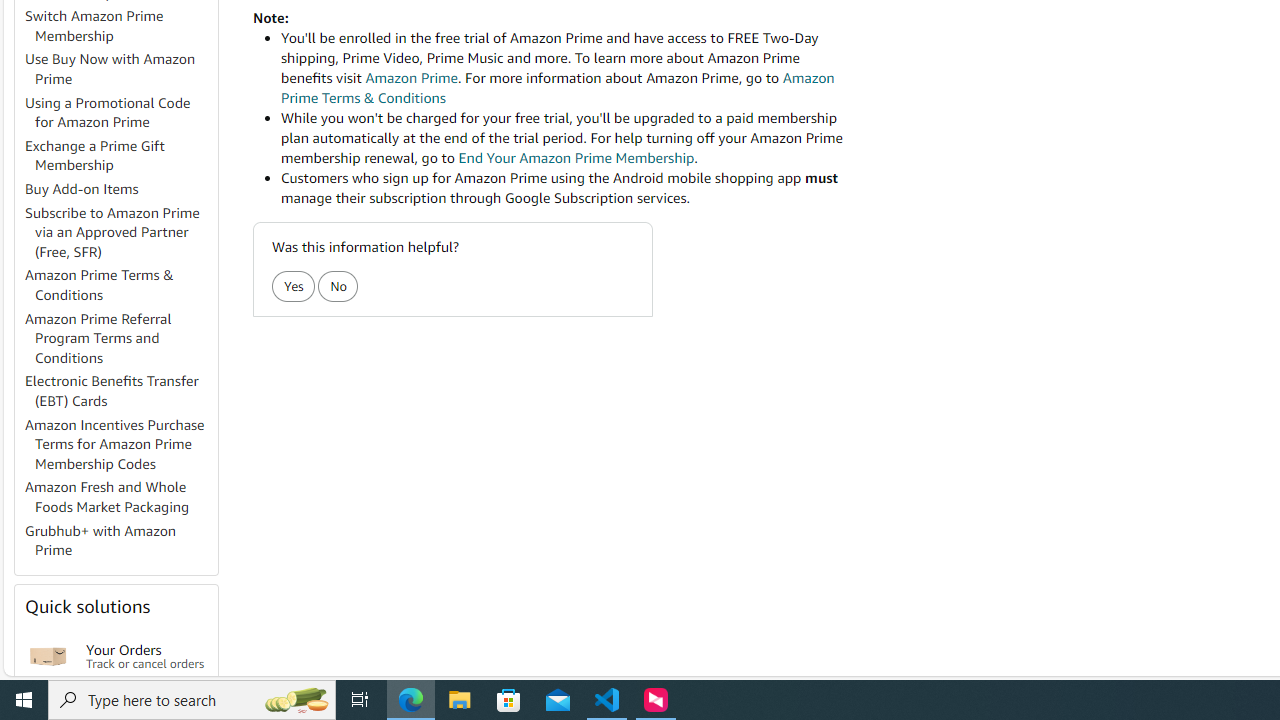 The width and height of the screenshot is (1280, 720). I want to click on 'End Your Amazon Prime Membership', so click(575, 157).